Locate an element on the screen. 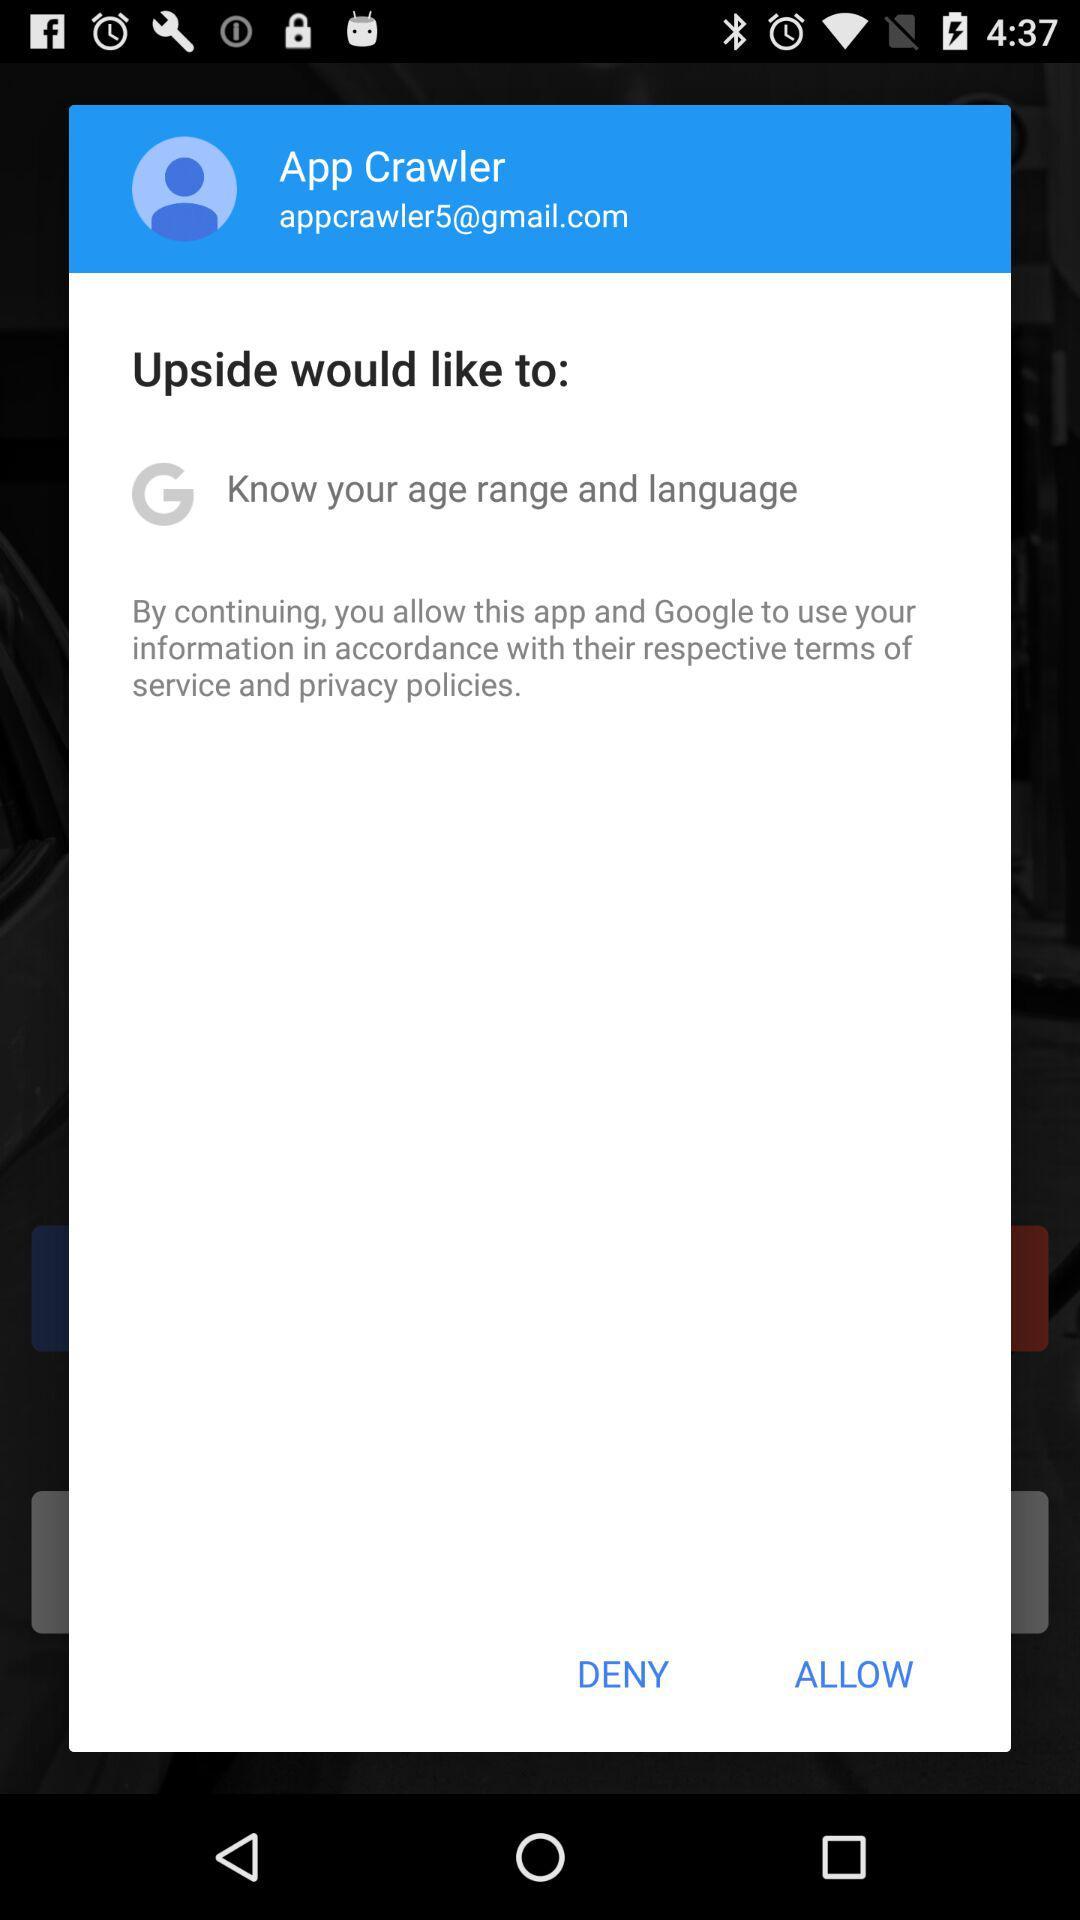 Image resolution: width=1080 pixels, height=1920 pixels. item below the app crawler icon is located at coordinates (454, 214).